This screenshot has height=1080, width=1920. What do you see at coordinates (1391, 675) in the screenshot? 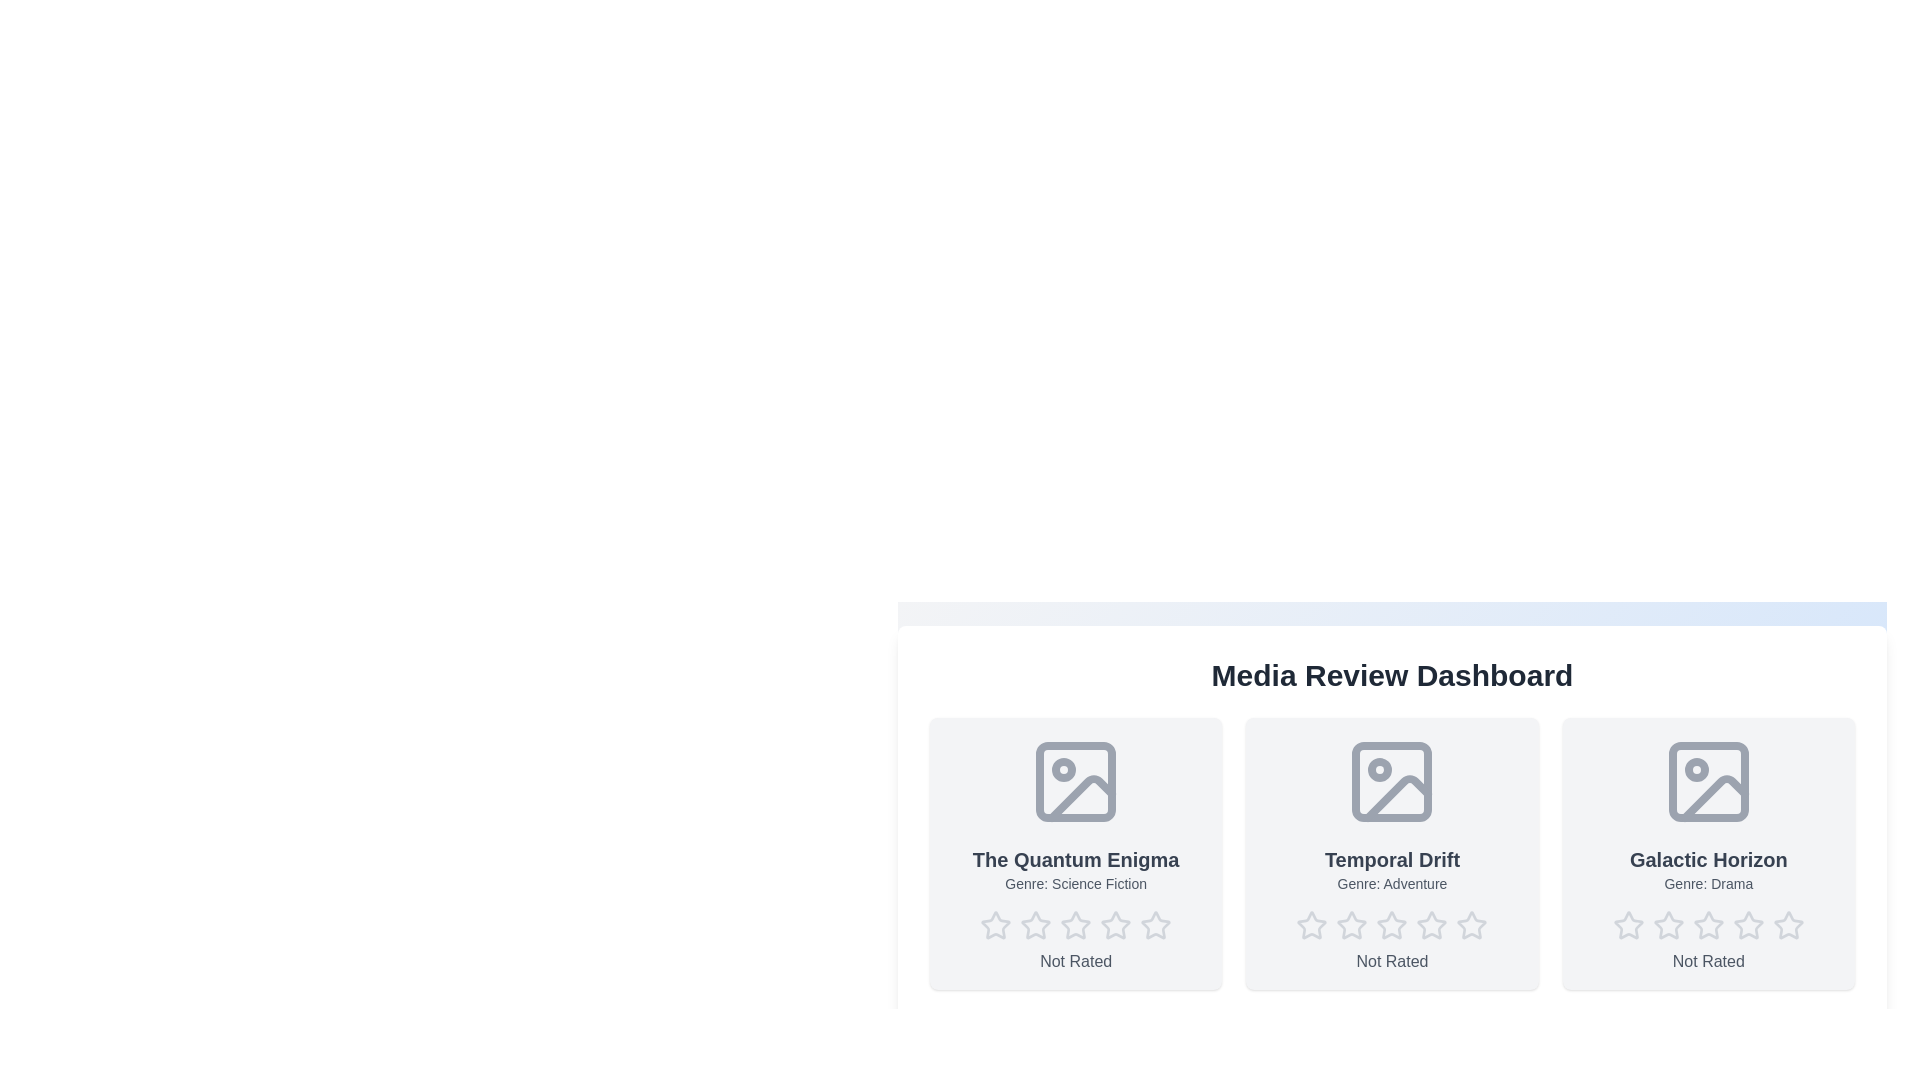
I see `the 'Media Review Dashboard' heading to select or highlight it` at bounding box center [1391, 675].